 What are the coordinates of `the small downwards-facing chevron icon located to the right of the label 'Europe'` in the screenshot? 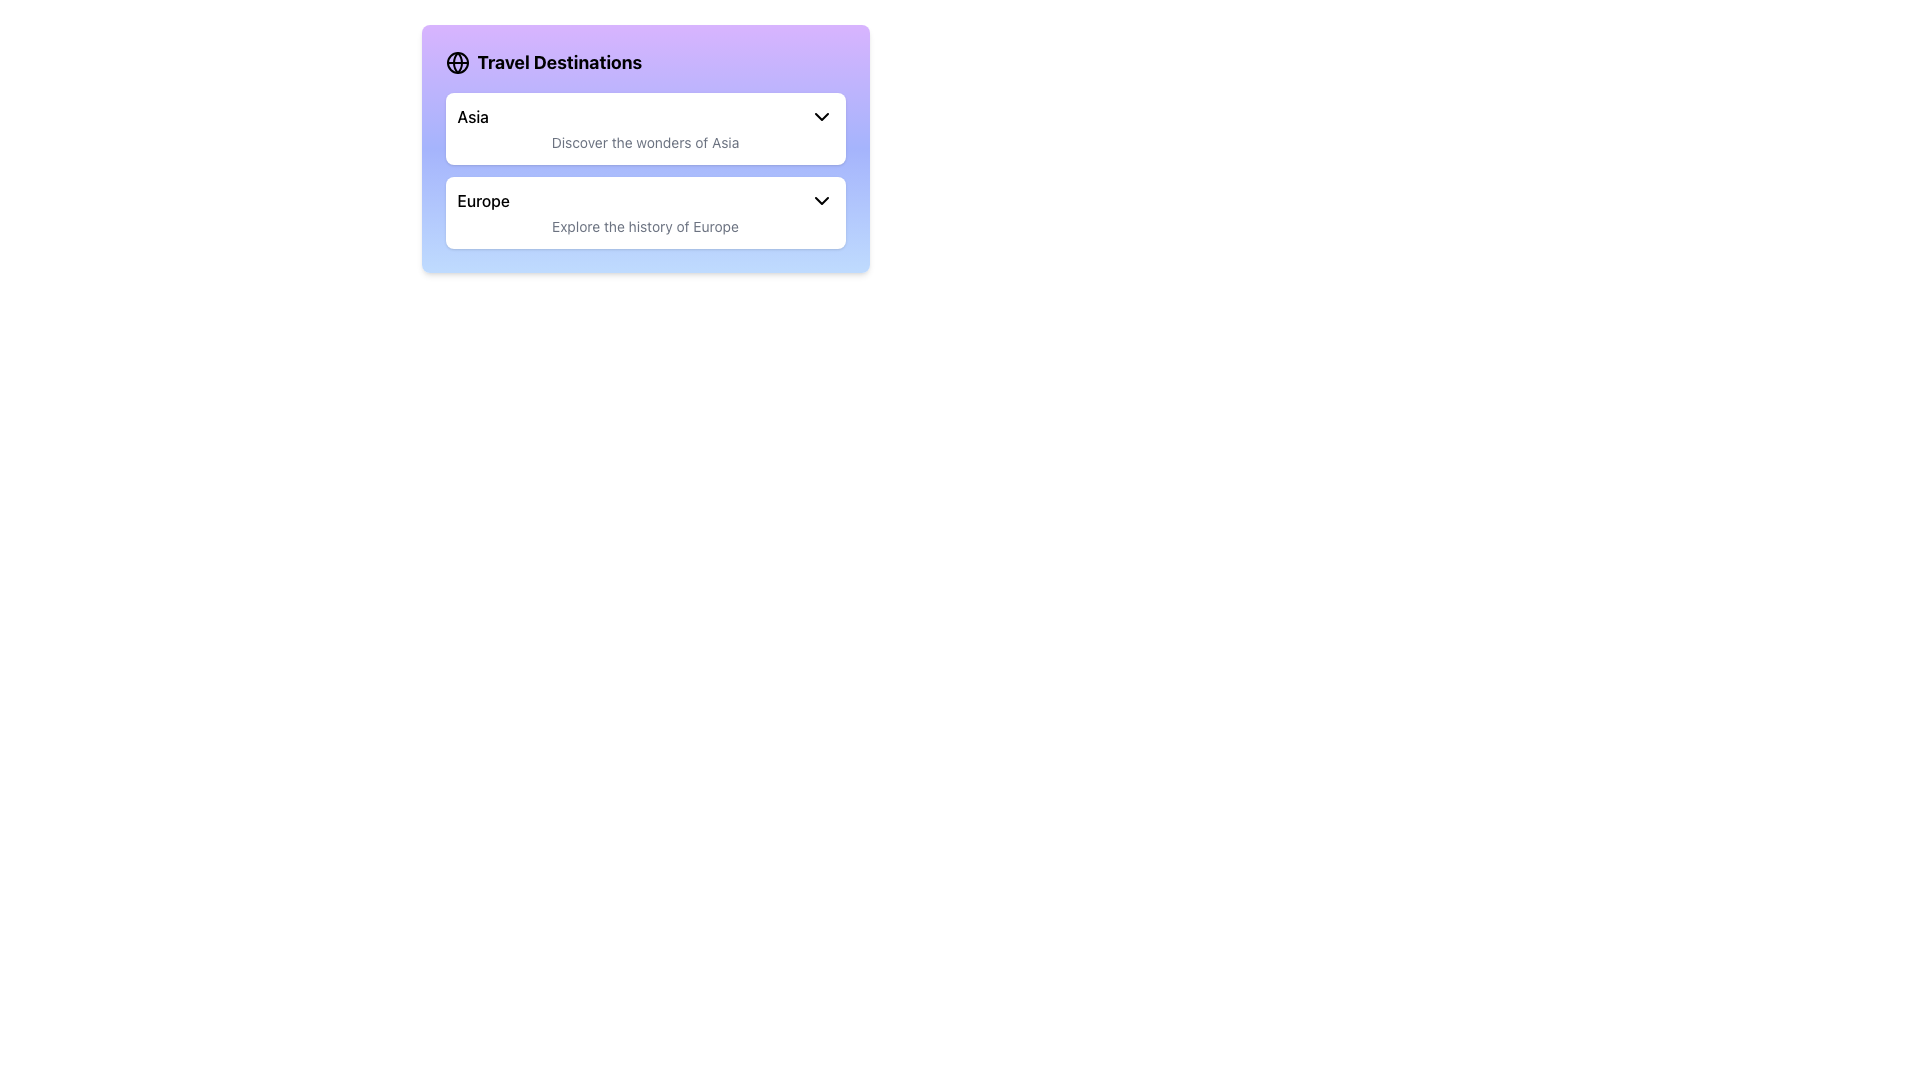 It's located at (821, 200).